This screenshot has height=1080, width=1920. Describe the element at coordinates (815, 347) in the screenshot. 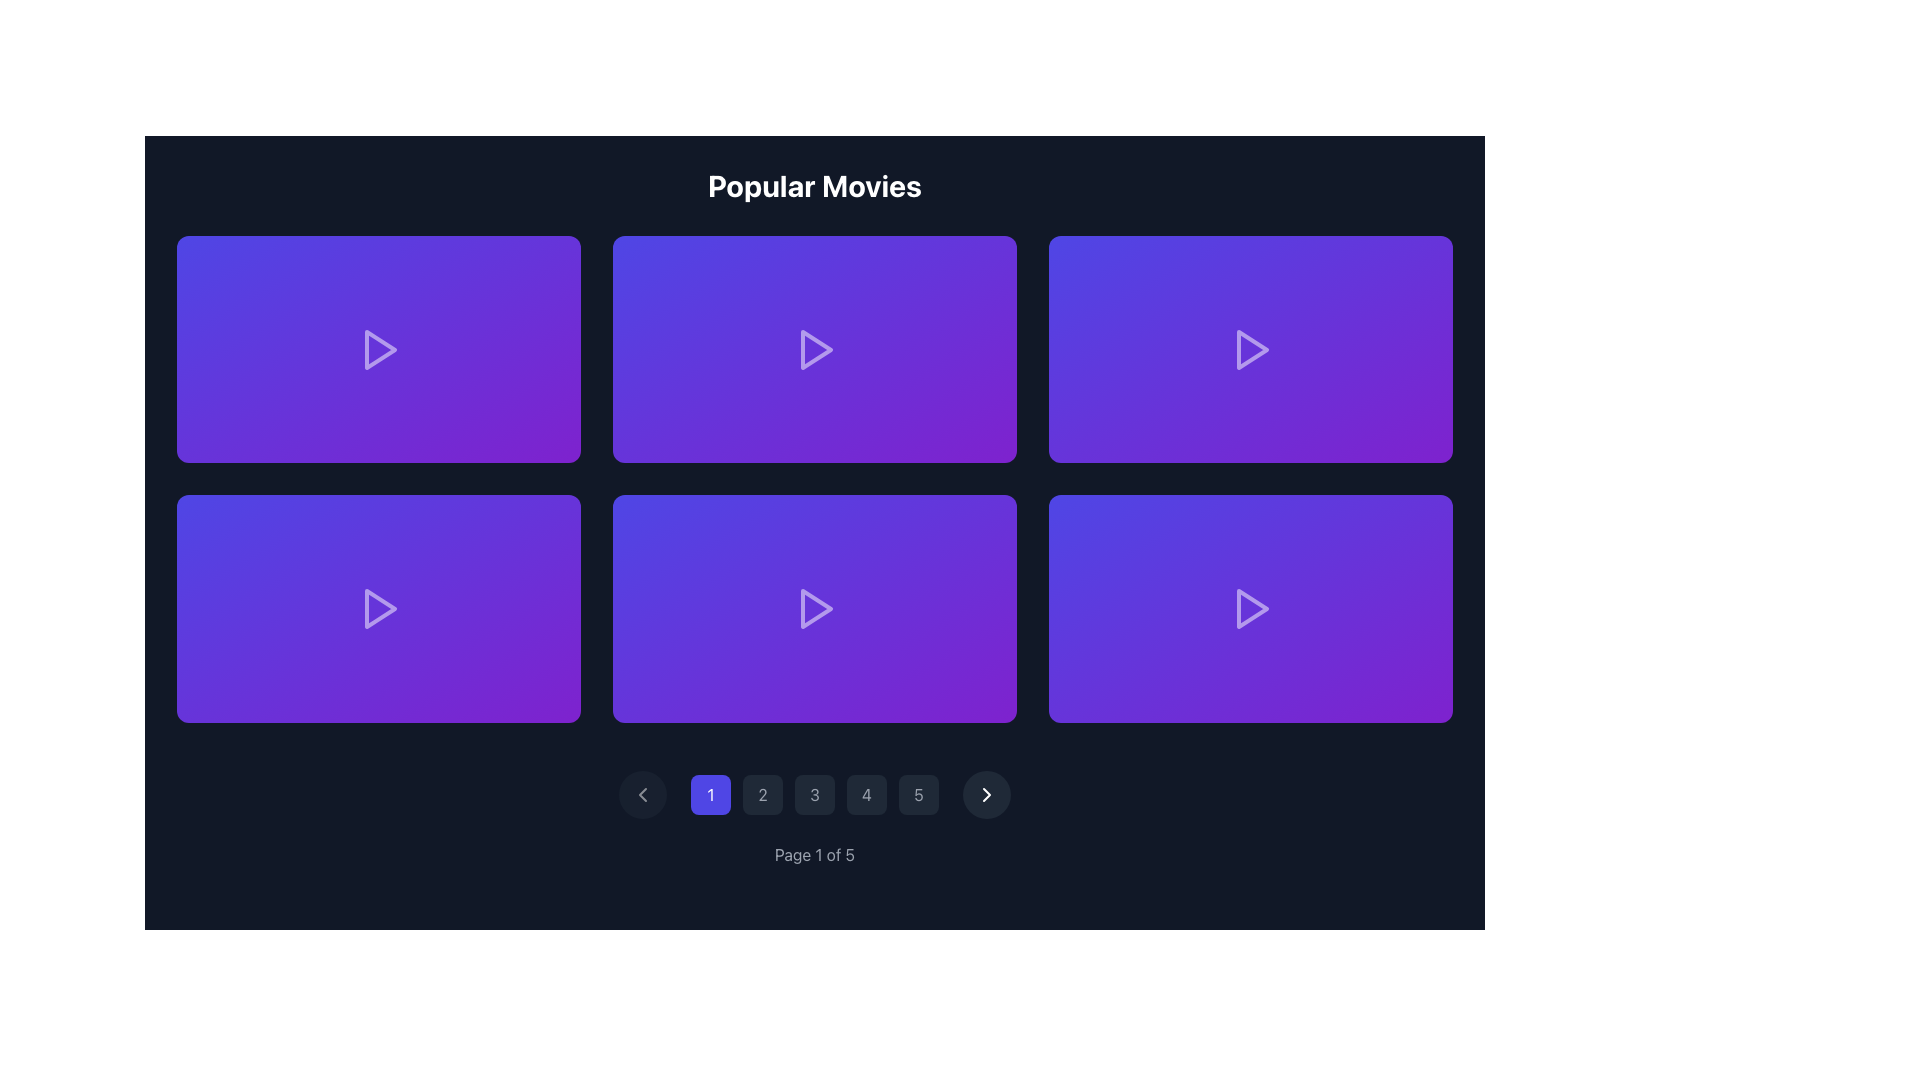

I see `the play icon located in the center of the first row, specifically the second card under the 'Popular Movies' title` at that location.